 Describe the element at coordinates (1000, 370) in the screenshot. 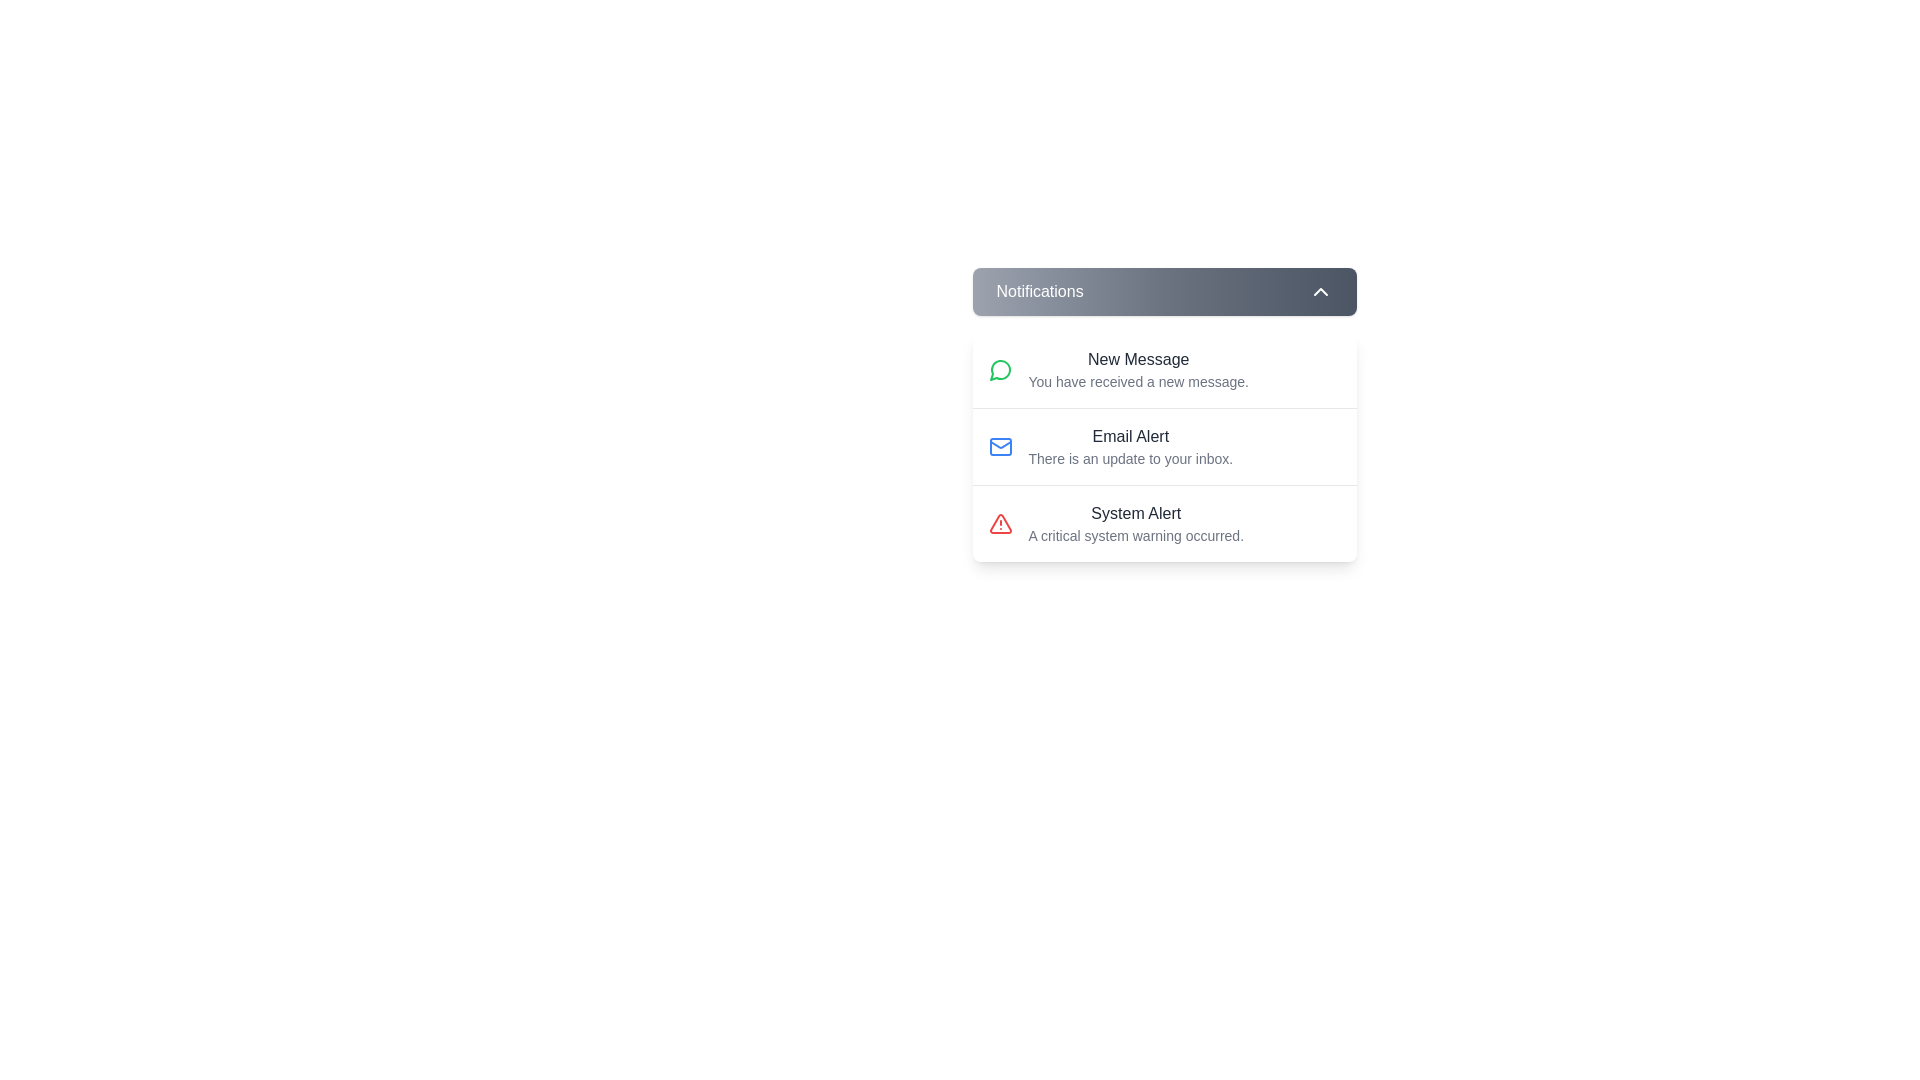

I see `the circular speech bubble icon with a green outline located to the left of the 'New Message' title in the first notification card` at that location.